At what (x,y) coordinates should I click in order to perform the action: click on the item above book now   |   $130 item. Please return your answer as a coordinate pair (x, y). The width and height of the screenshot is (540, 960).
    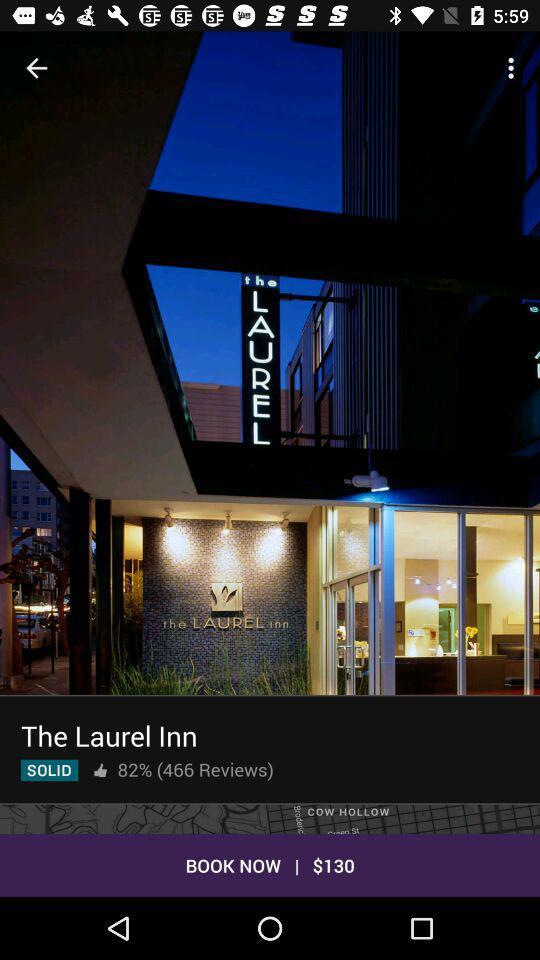
    Looking at the image, I should click on (270, 819).